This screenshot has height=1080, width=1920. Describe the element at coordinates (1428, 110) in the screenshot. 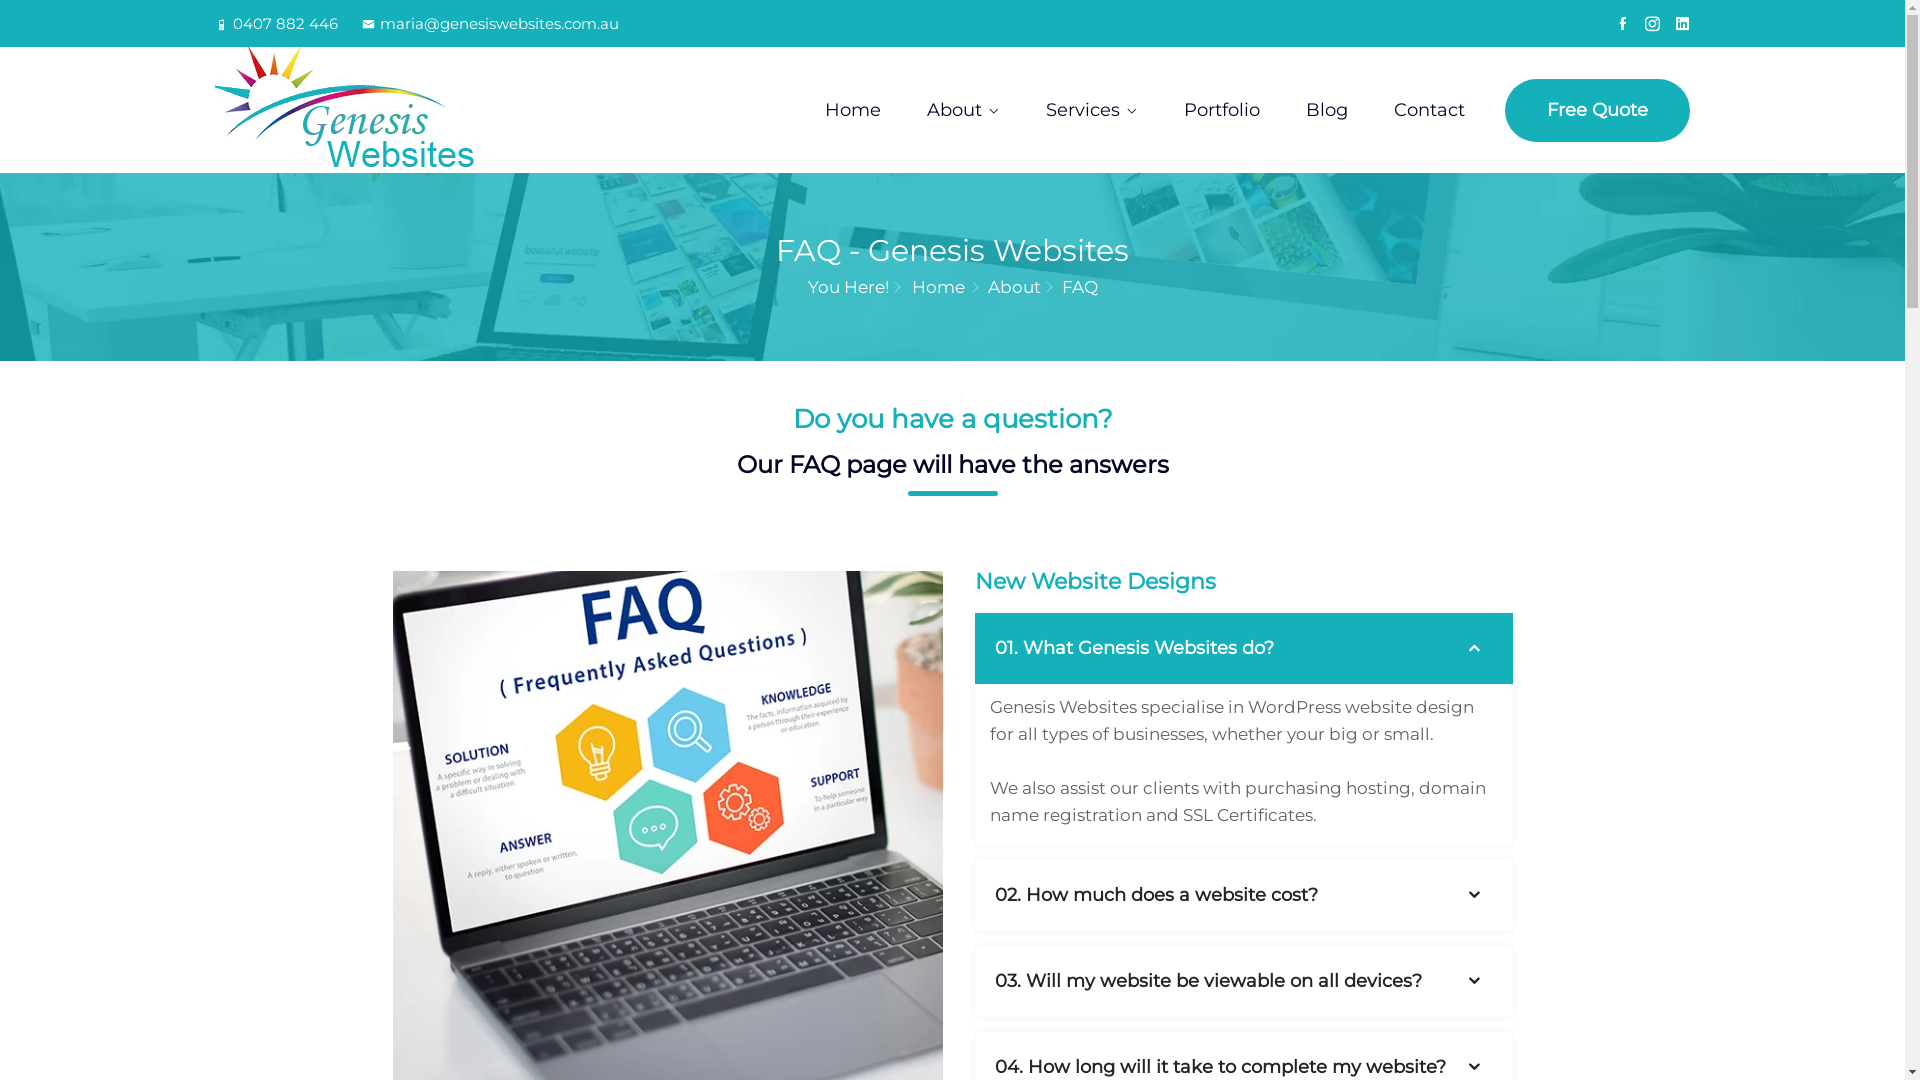

I see `'Contact'` at that location.